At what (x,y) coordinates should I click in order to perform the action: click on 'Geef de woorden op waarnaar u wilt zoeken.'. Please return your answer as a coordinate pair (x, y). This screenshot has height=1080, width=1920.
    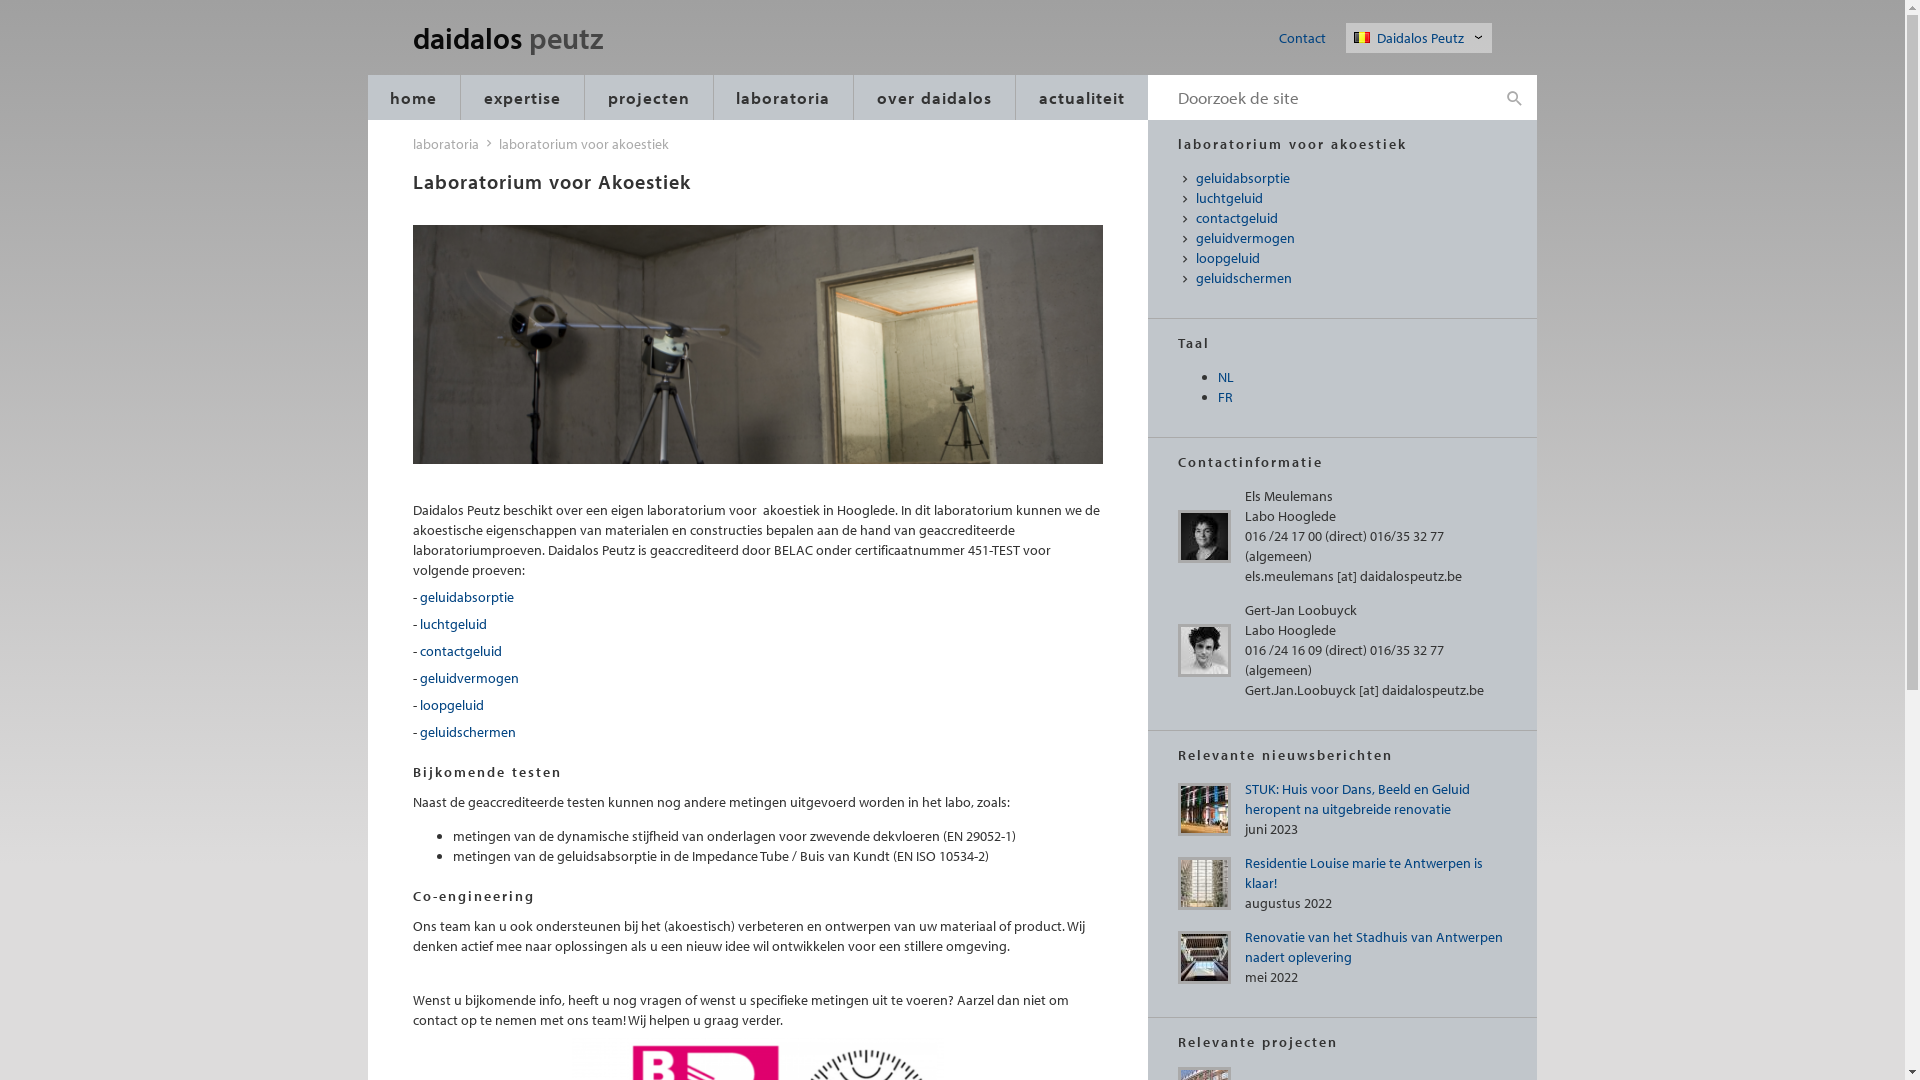
    Looking at the image, I should click on (1320, 97).